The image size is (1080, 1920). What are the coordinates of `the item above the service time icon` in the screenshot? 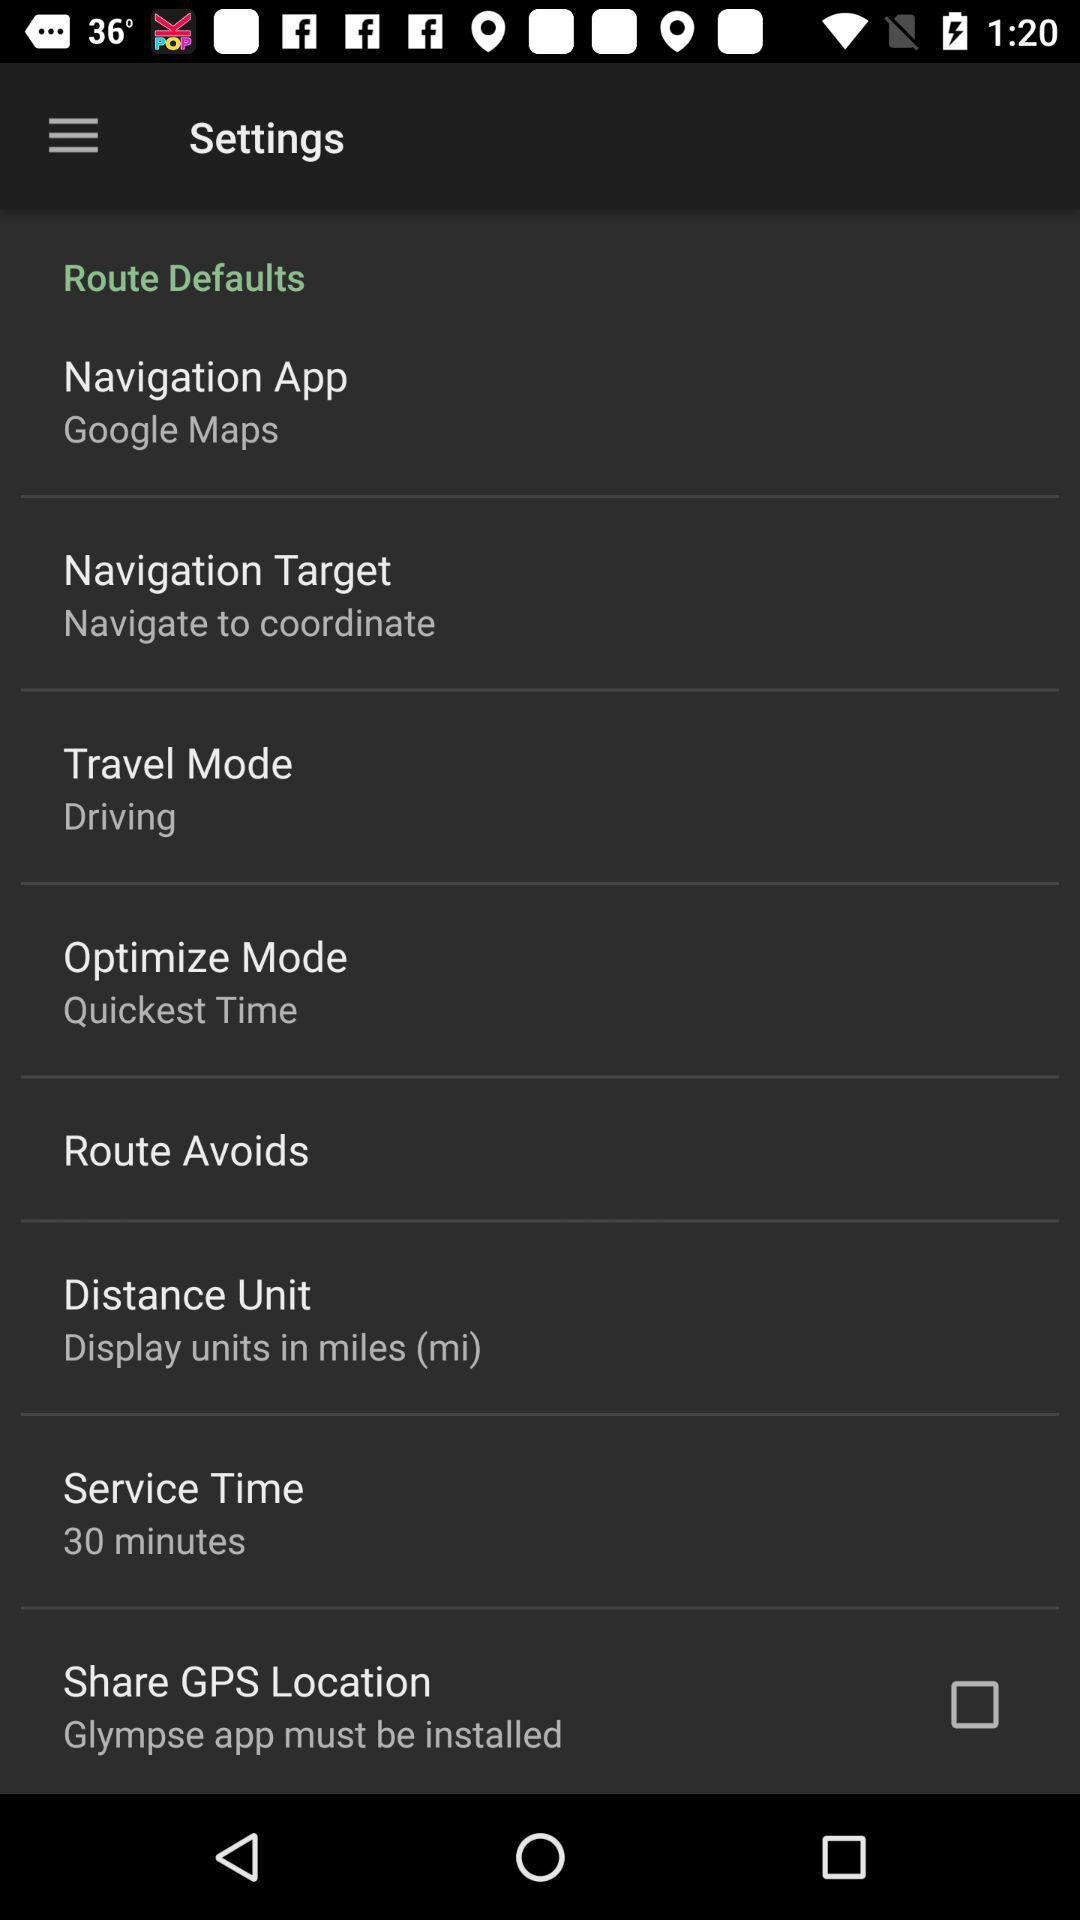 It's located at (272, 1346).